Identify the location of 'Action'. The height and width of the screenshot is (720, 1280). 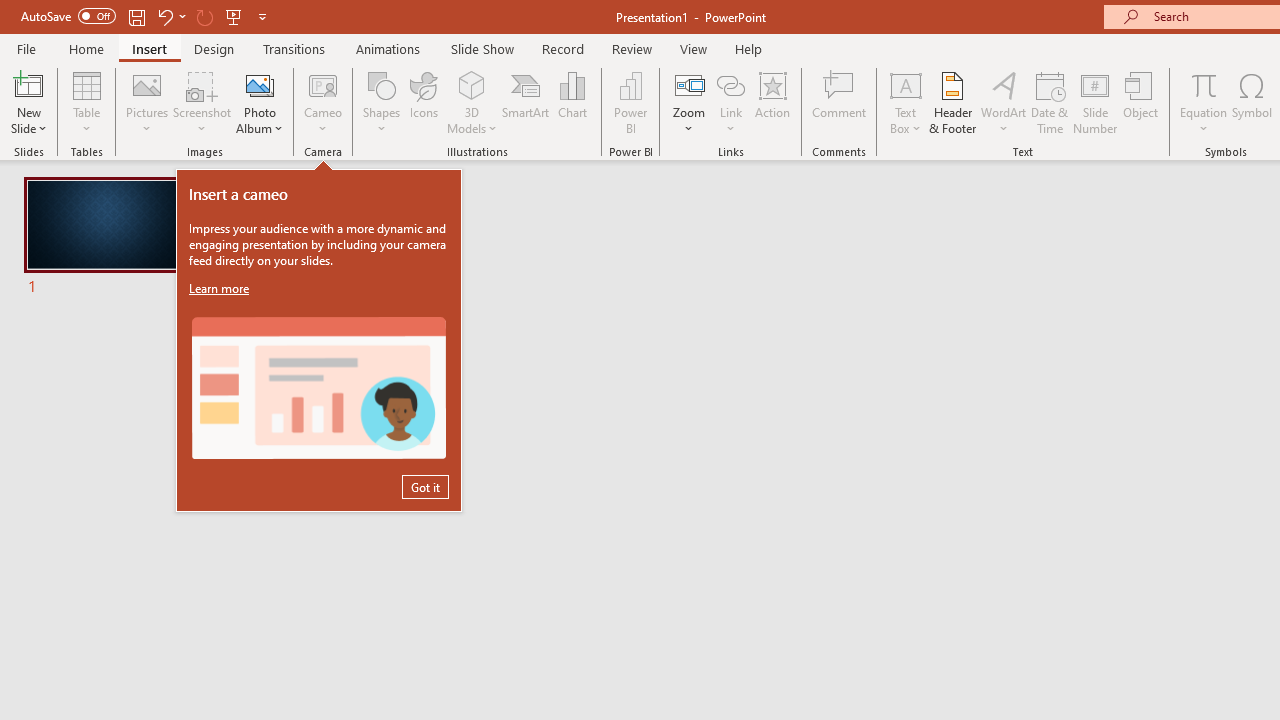
(772, 103).